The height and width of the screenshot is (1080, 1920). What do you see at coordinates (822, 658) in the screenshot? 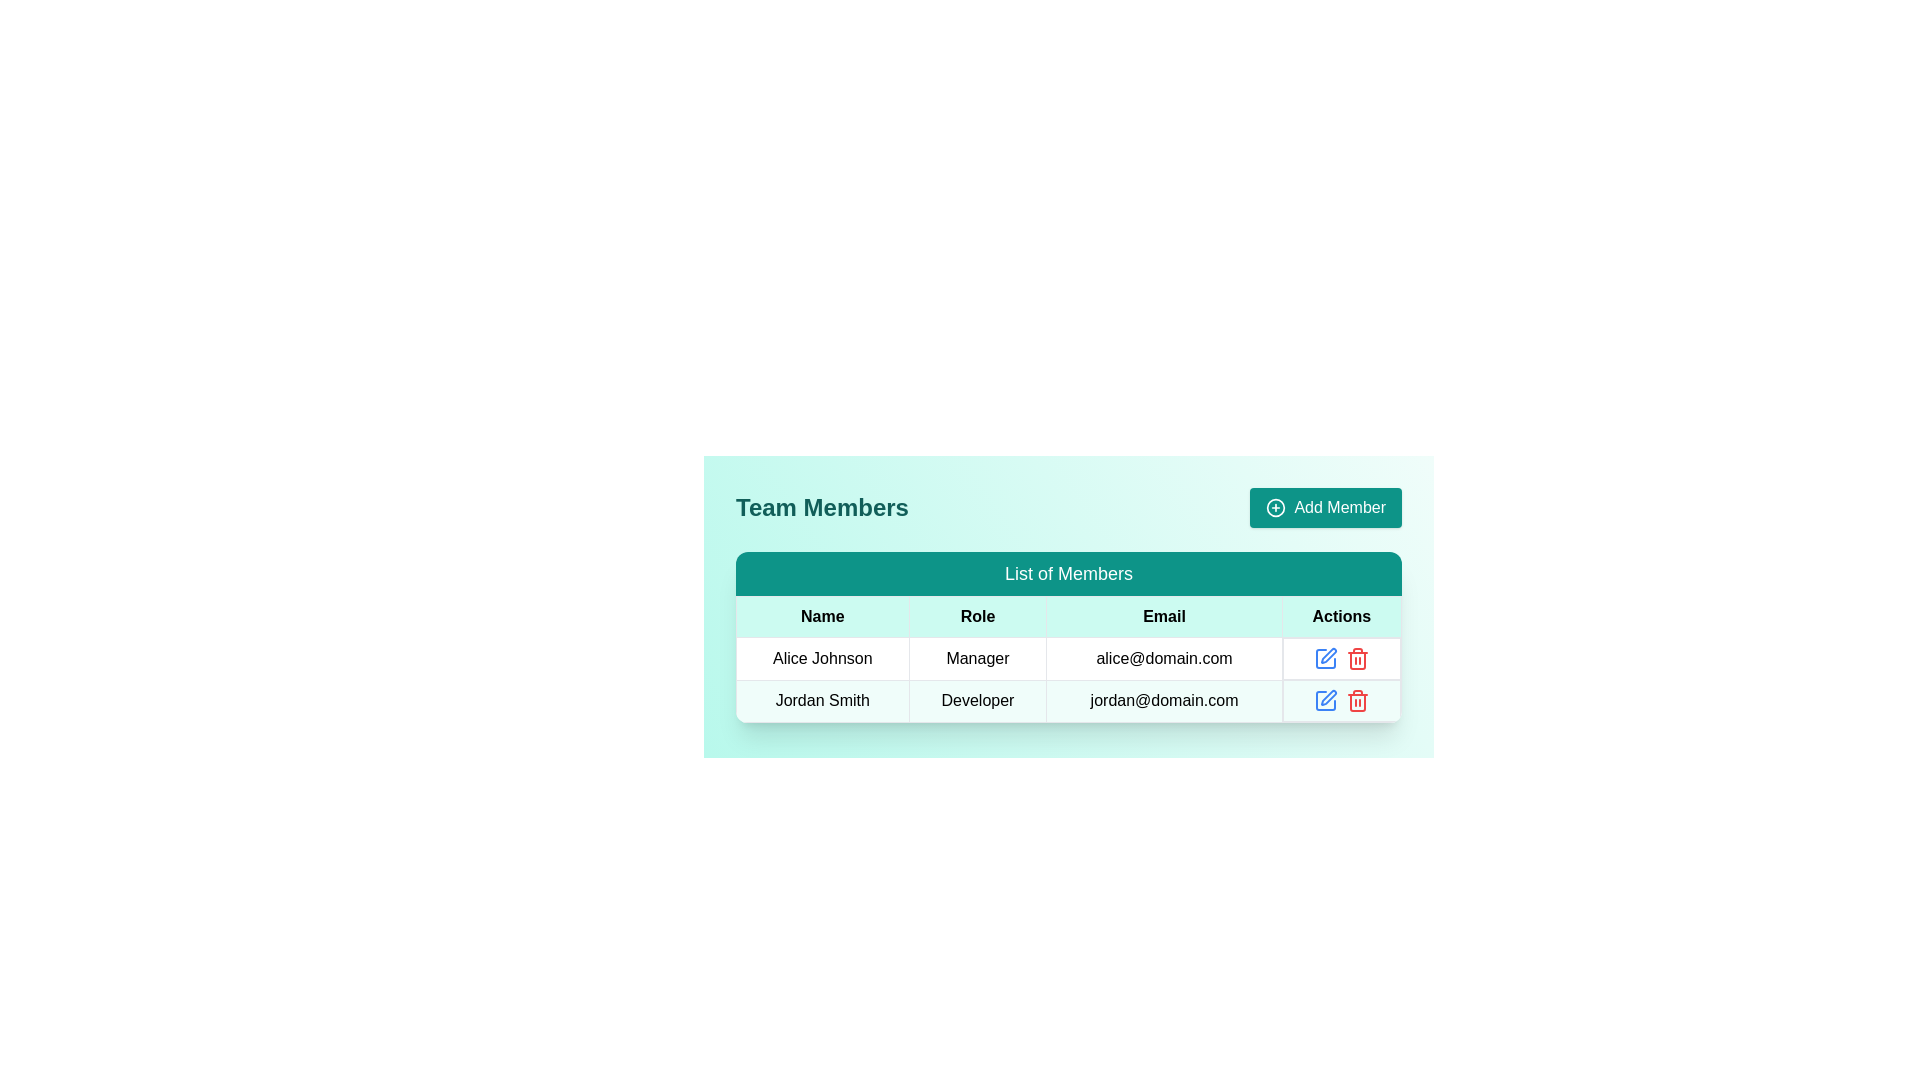
I see `the text label 'Alice Johnson' in the first cell of the 'Name' column in the 'List of Members' table` at bounding box center [822, 658].